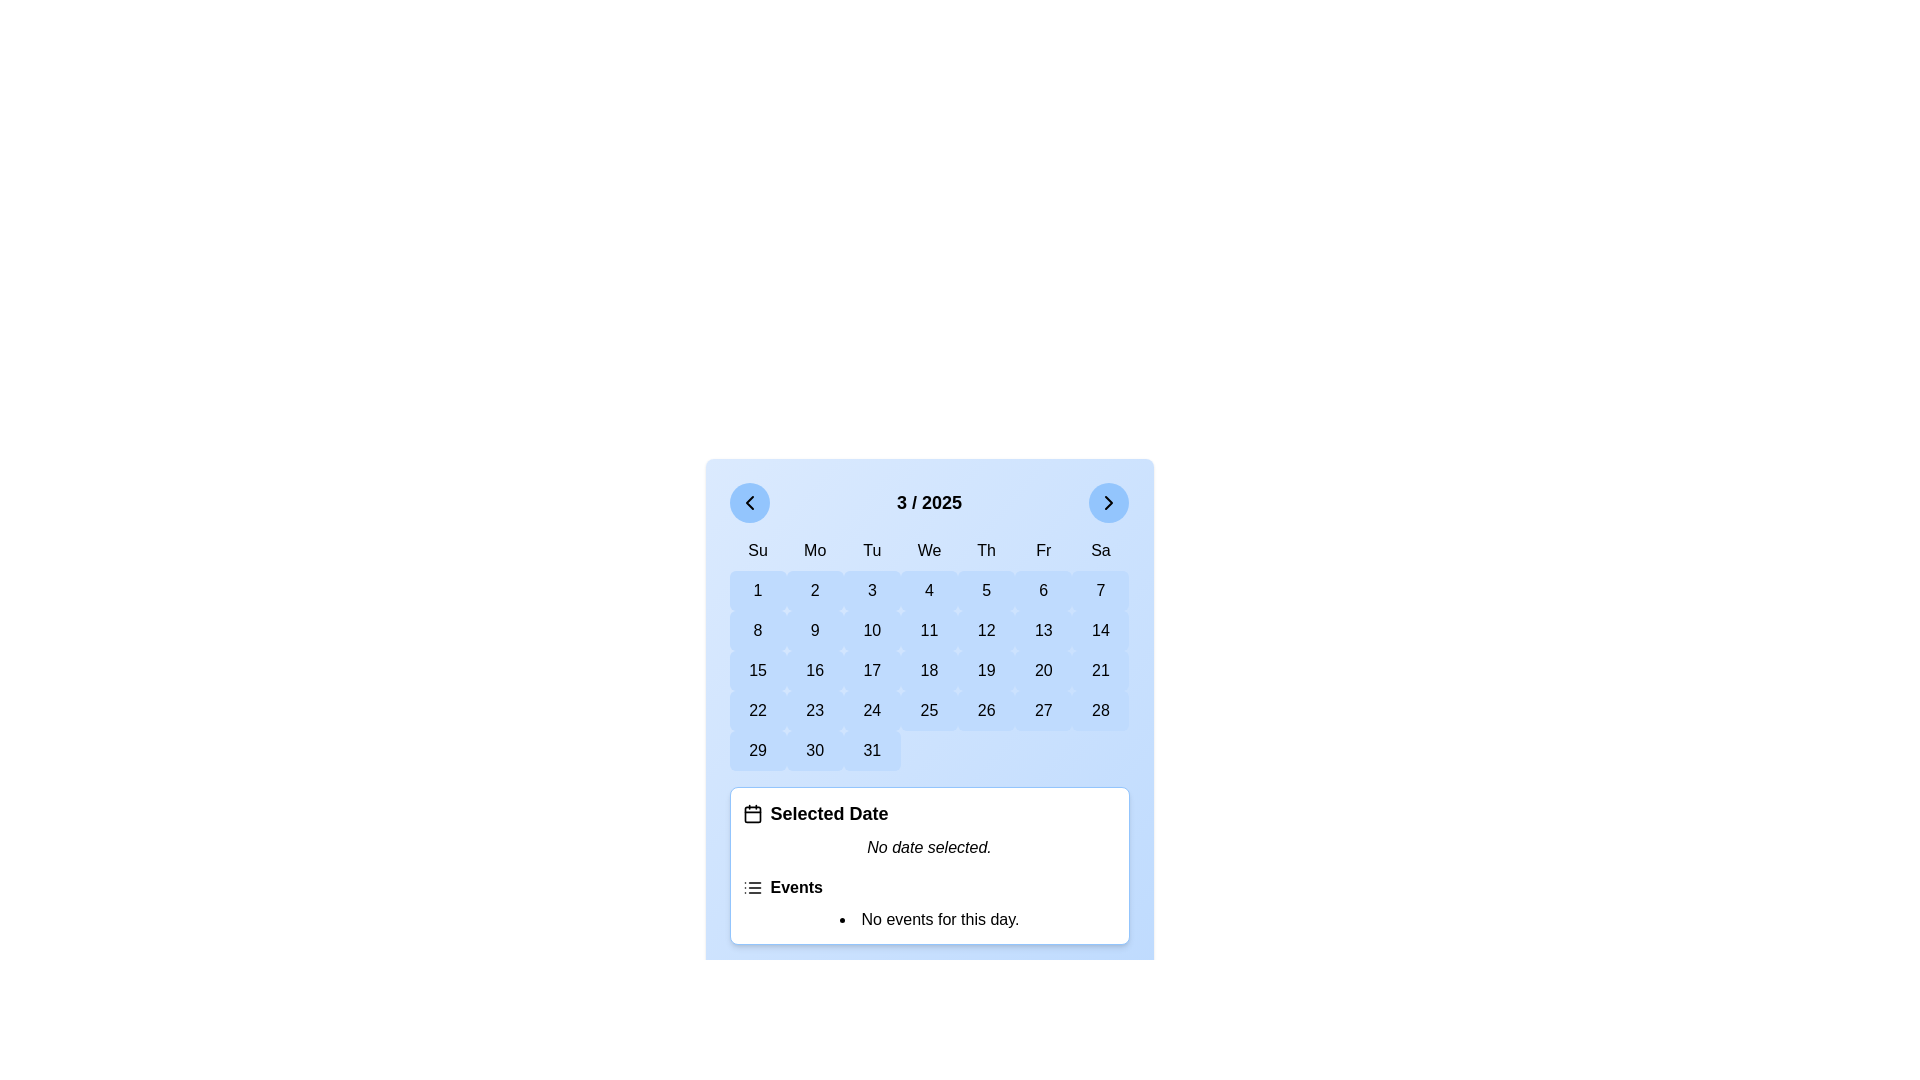 Image resolution: width=1920 pixels, height=1080 pixels. What do you see at coordinates (872, 671) in the screenshot?
I see `the button displaying the number '17' in a light blue background` at bounding box center [872, 671].